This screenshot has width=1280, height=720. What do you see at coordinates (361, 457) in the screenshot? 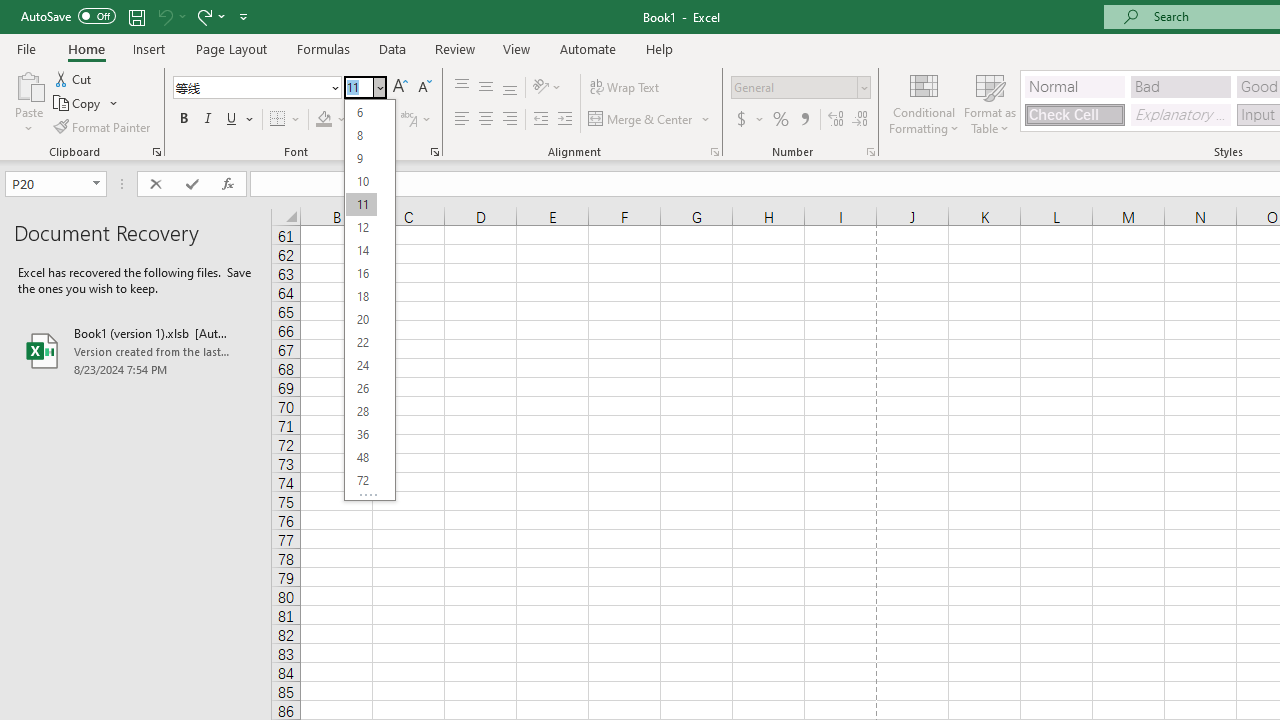
I see `'48'` at bounding box center [361, 457].